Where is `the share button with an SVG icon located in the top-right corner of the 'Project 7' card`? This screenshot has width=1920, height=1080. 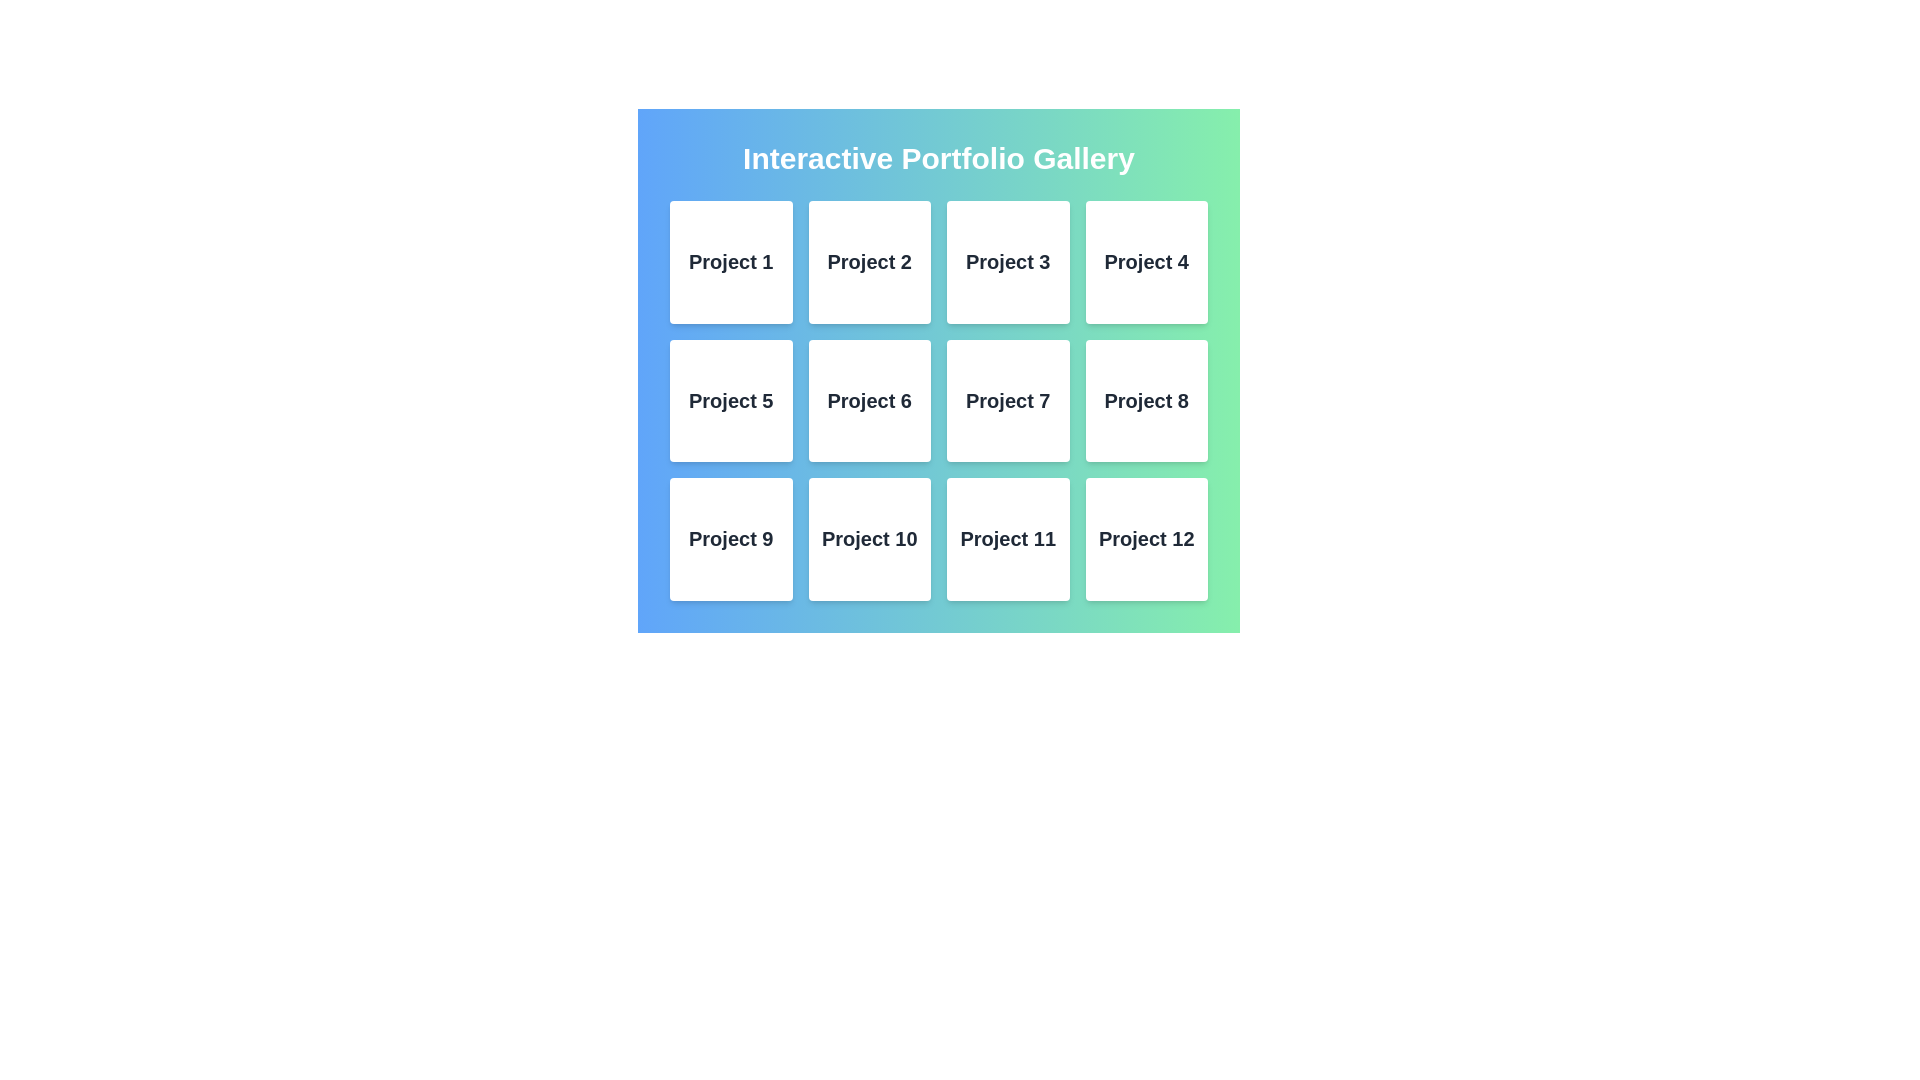
the share button with an SVG icon located in the top-right corner of the 'Project 7' card is located at coordinates (1034, 400).